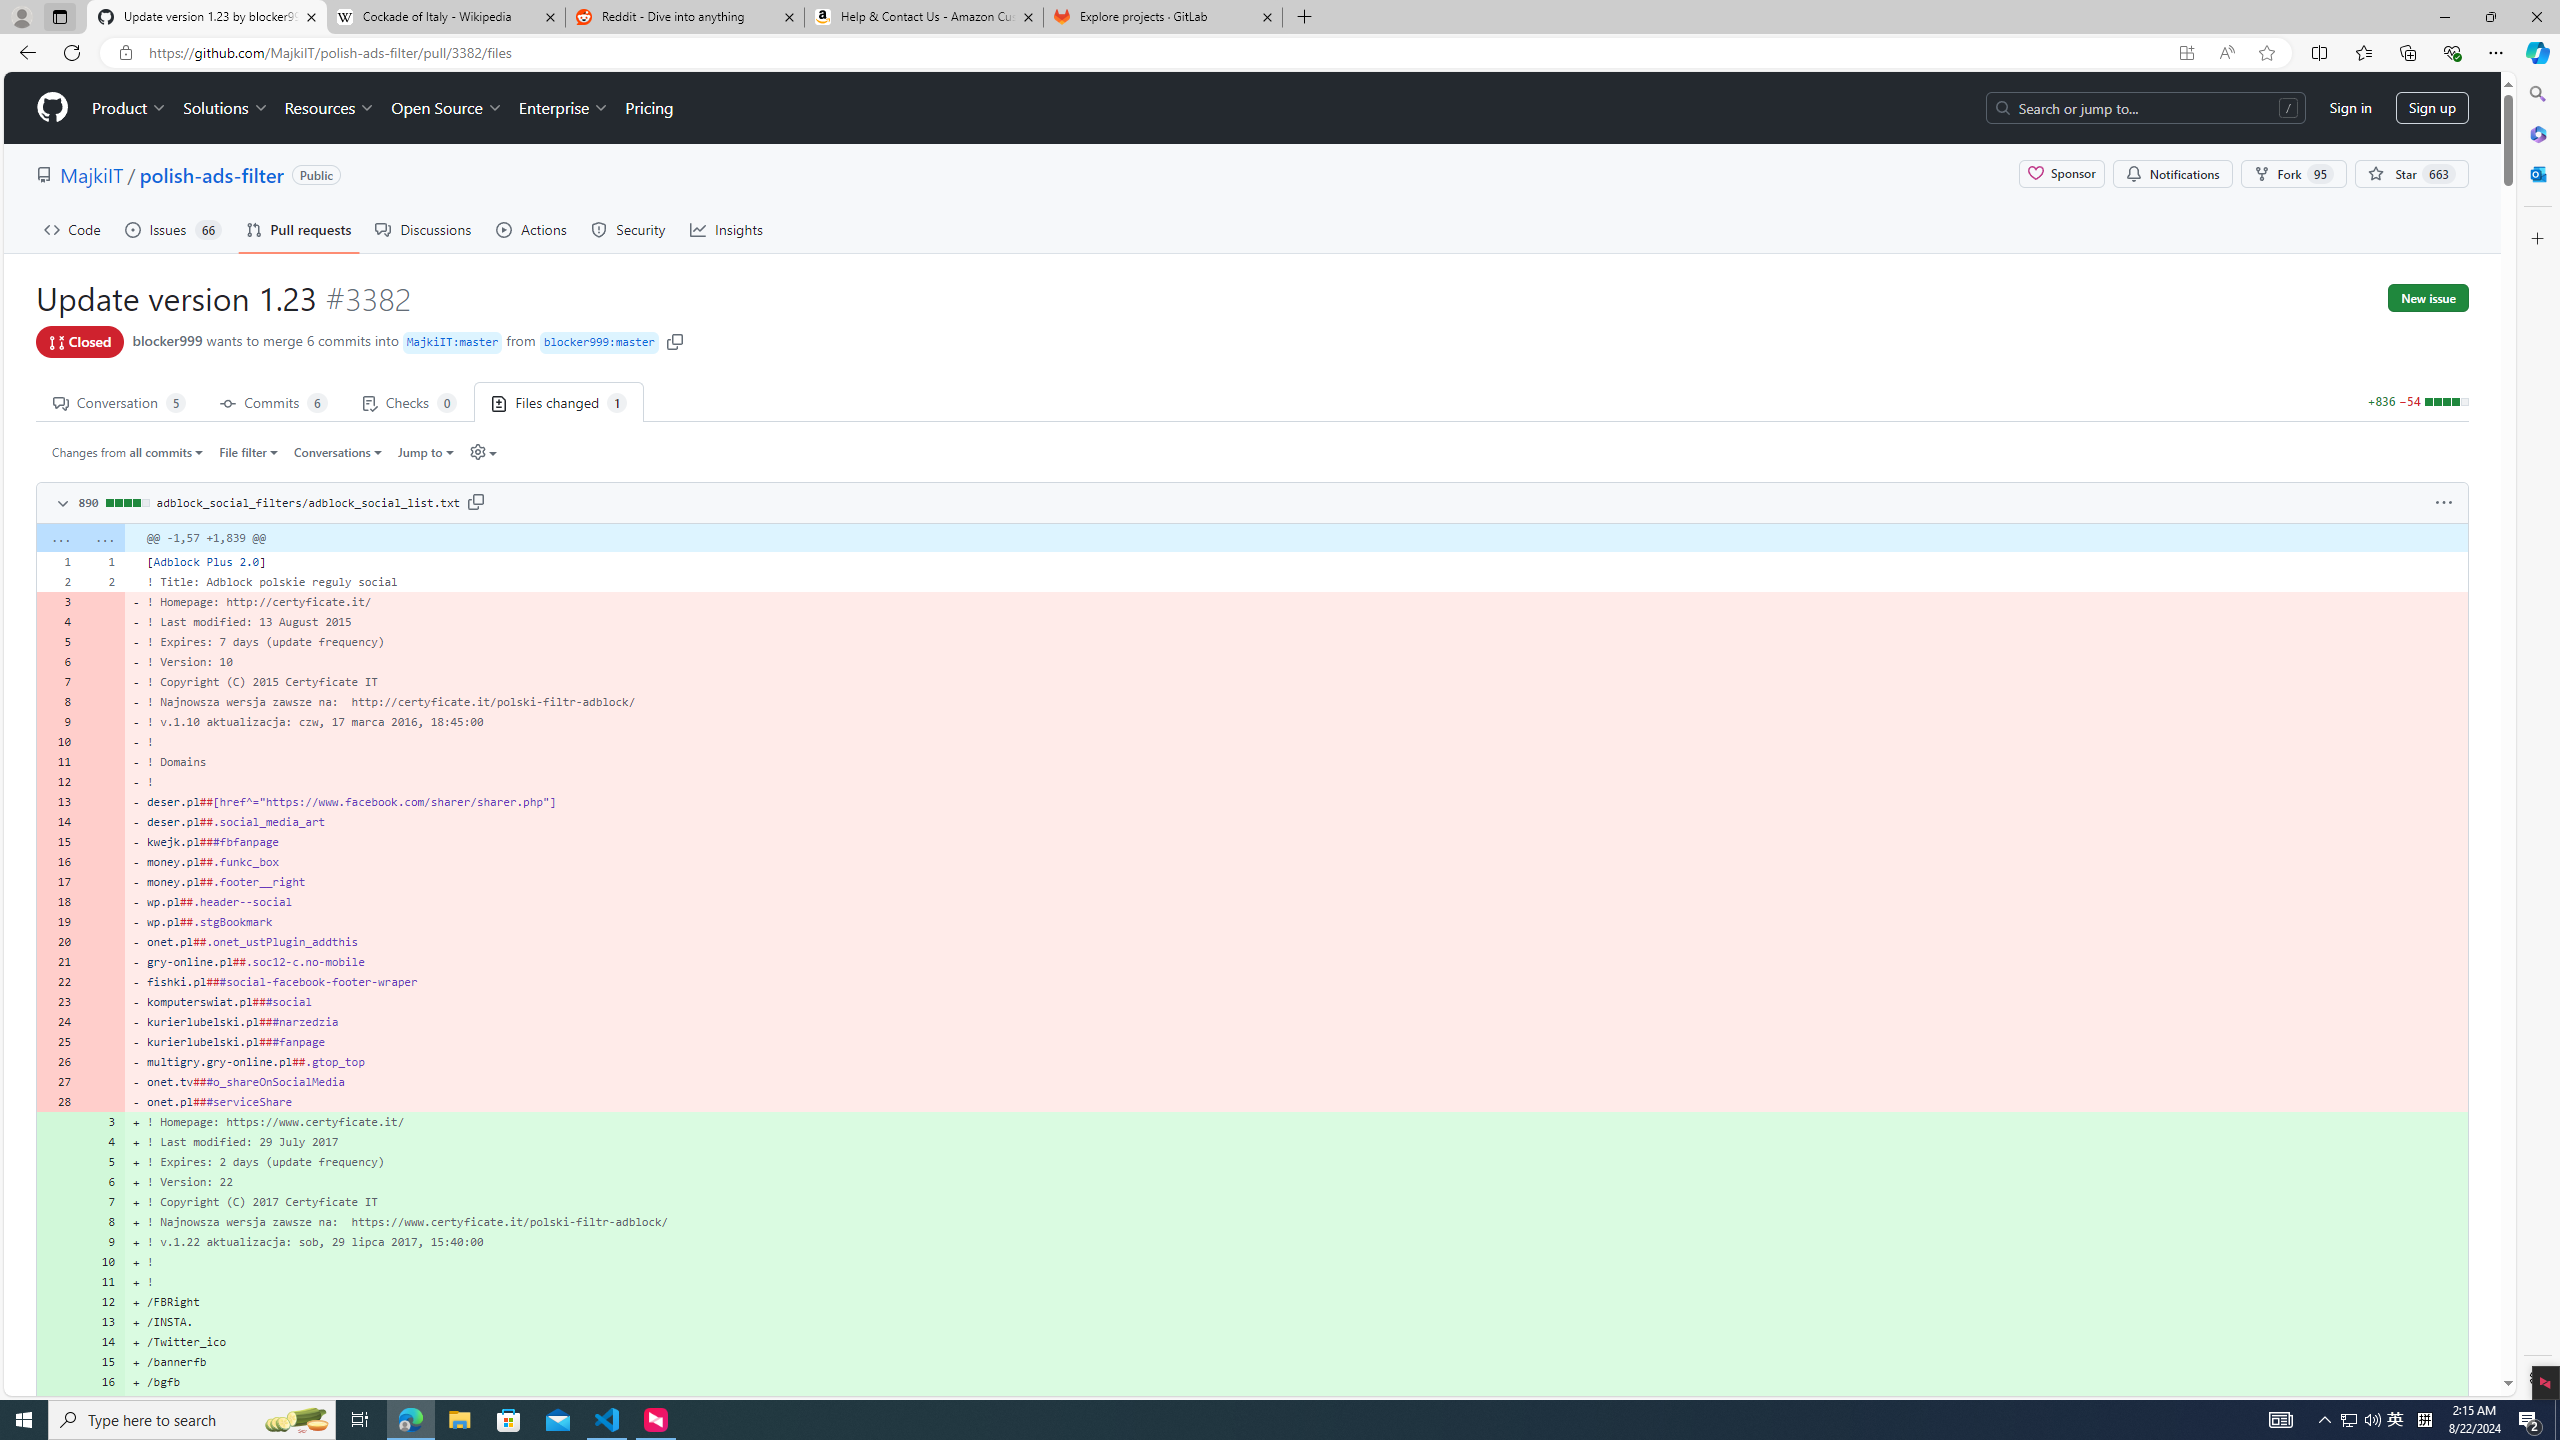  I want to click on 'Enterprise', so click(562, 107).